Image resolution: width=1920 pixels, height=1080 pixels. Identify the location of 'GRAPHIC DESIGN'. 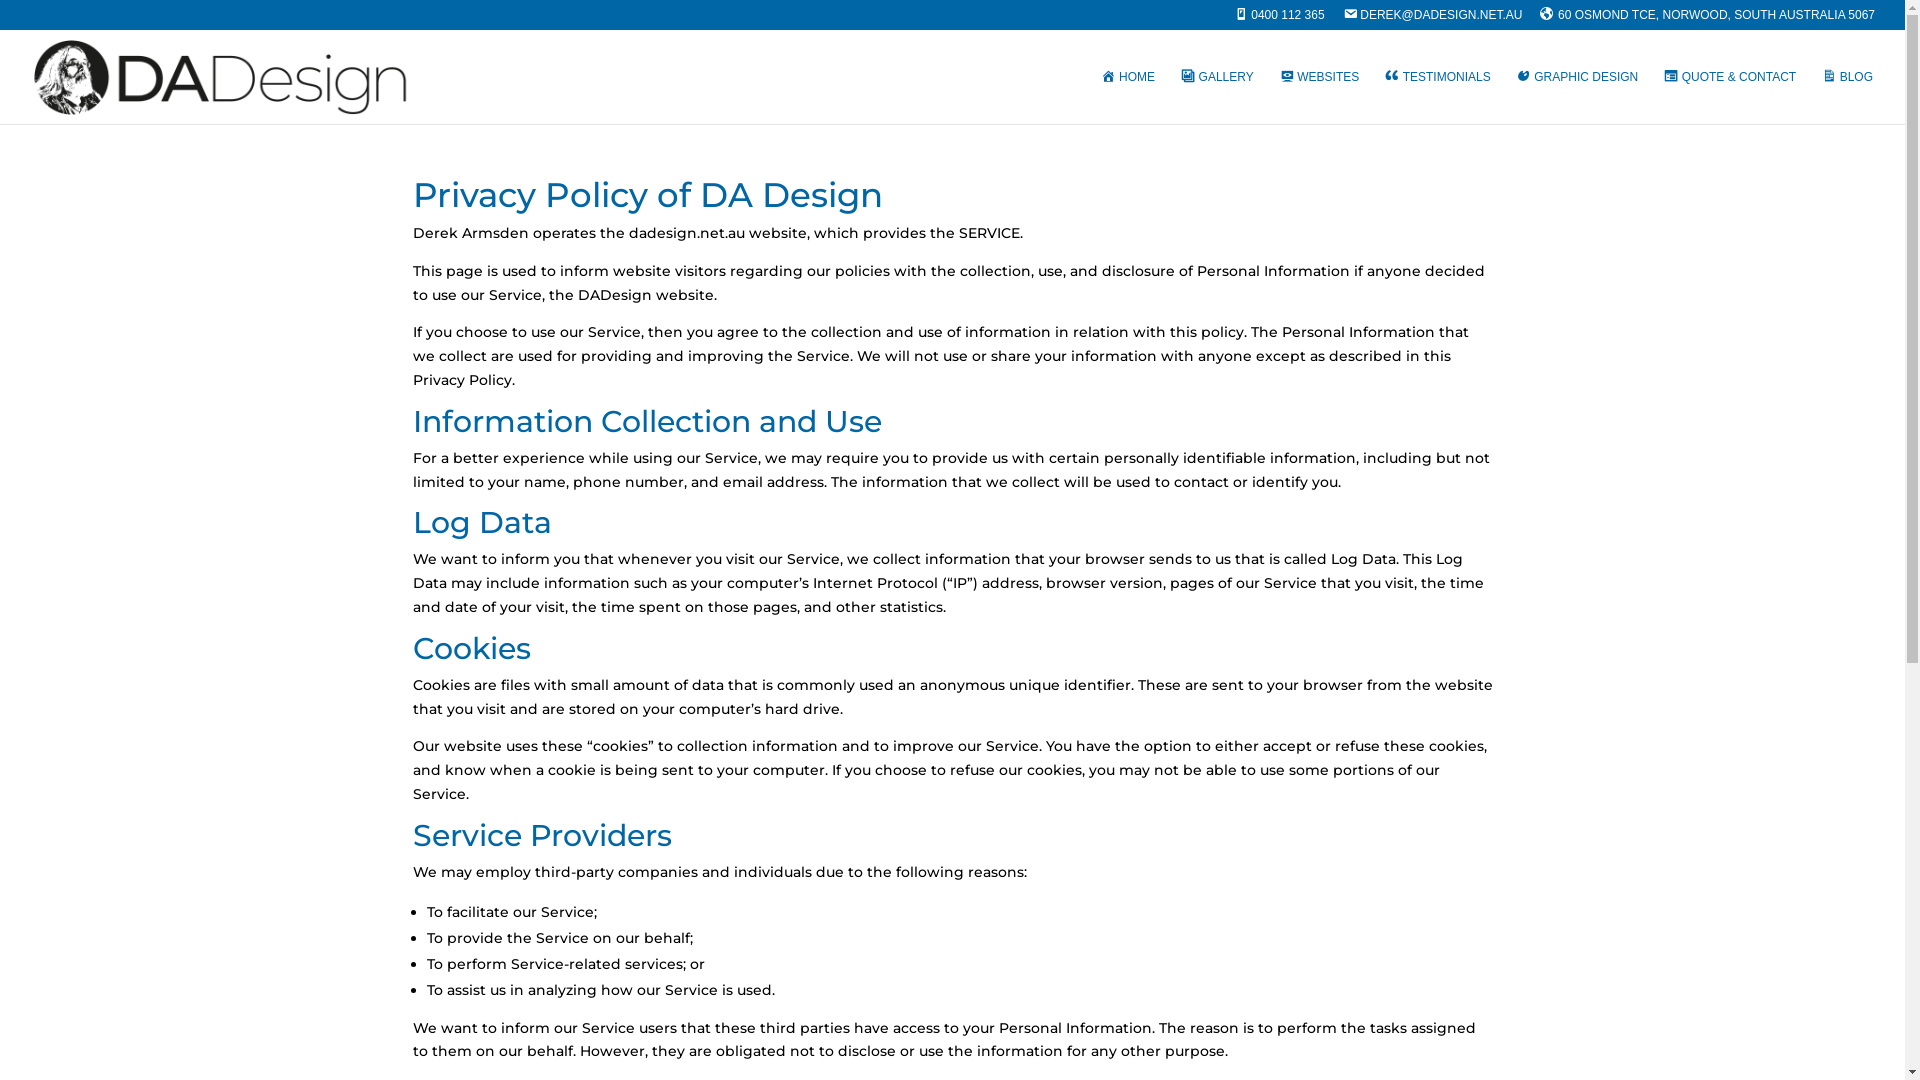
(1516, 96).